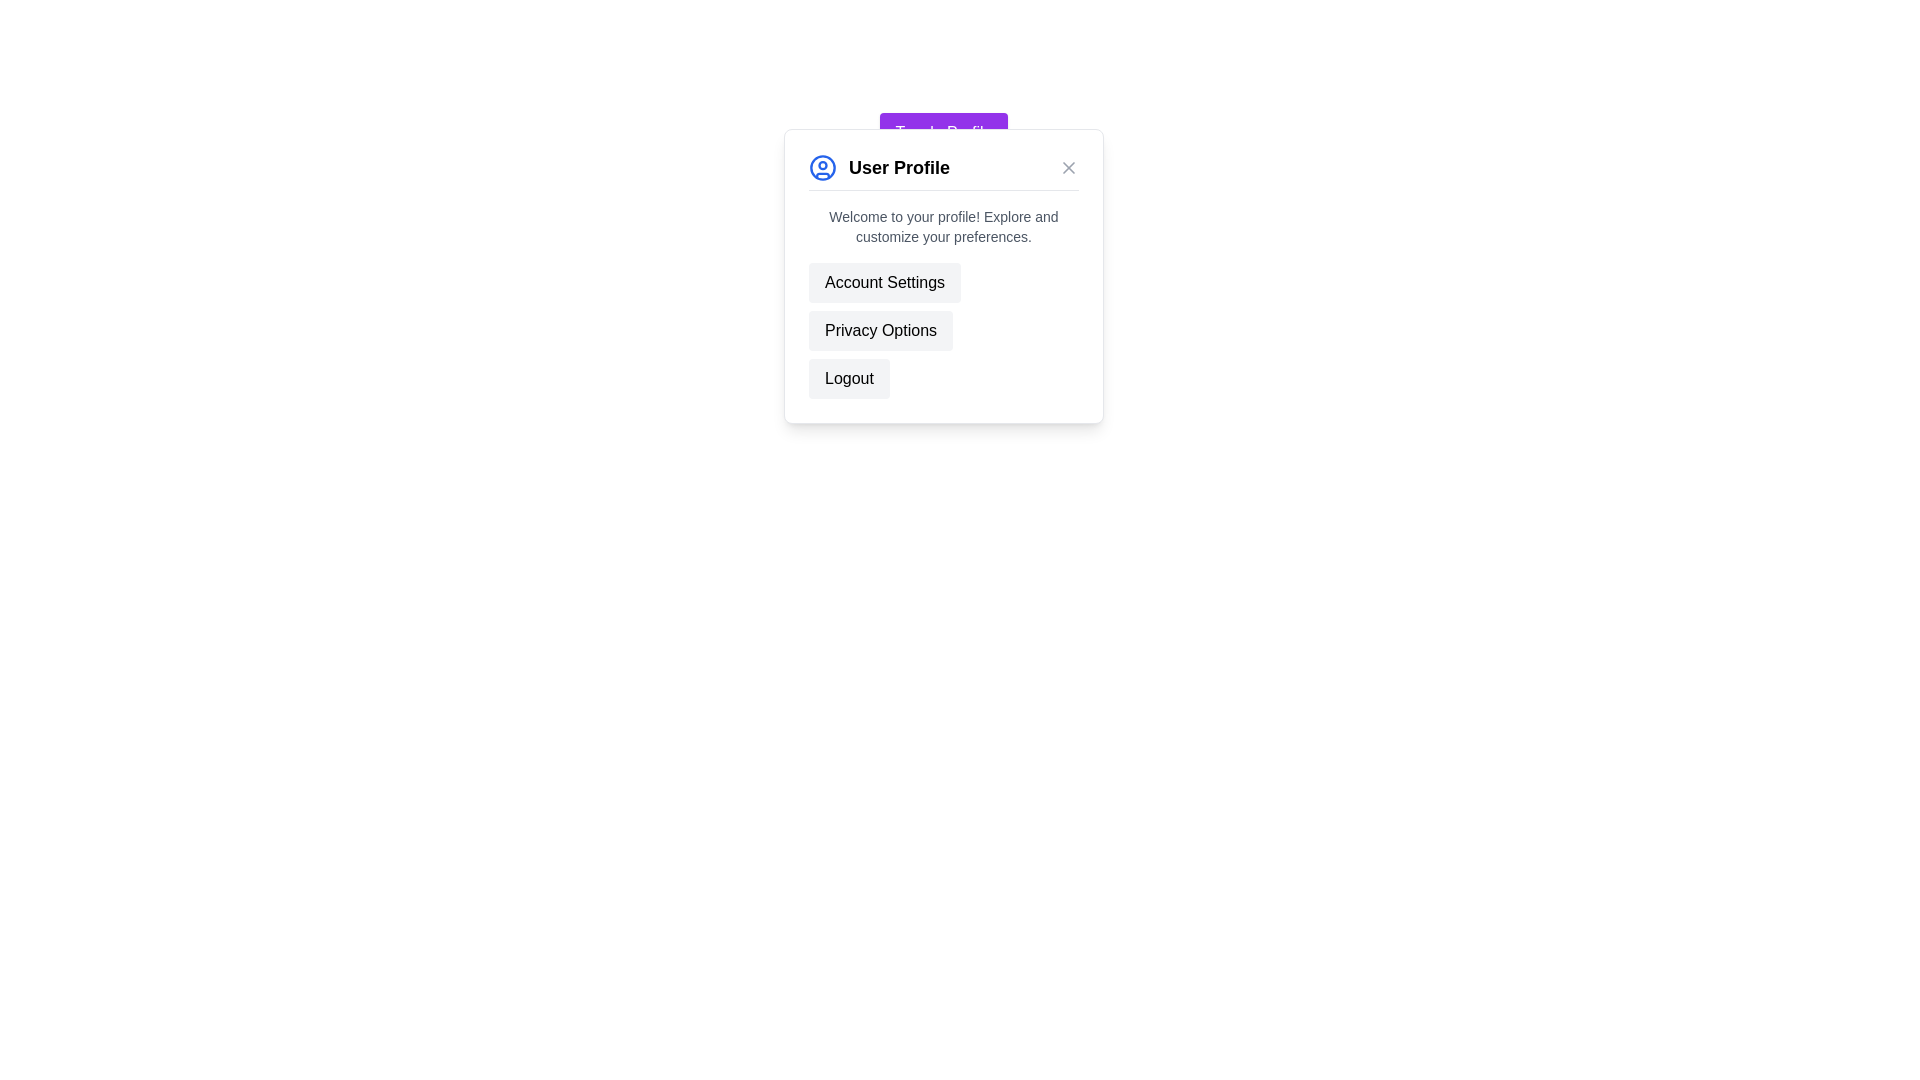 This screenshot has width=1920, height=1080. What do you see at coordinates (943, 171) in the screenshot?
I see `the user profile icon located in the header section of the modal for additional features` at bounding box center [943, 171].